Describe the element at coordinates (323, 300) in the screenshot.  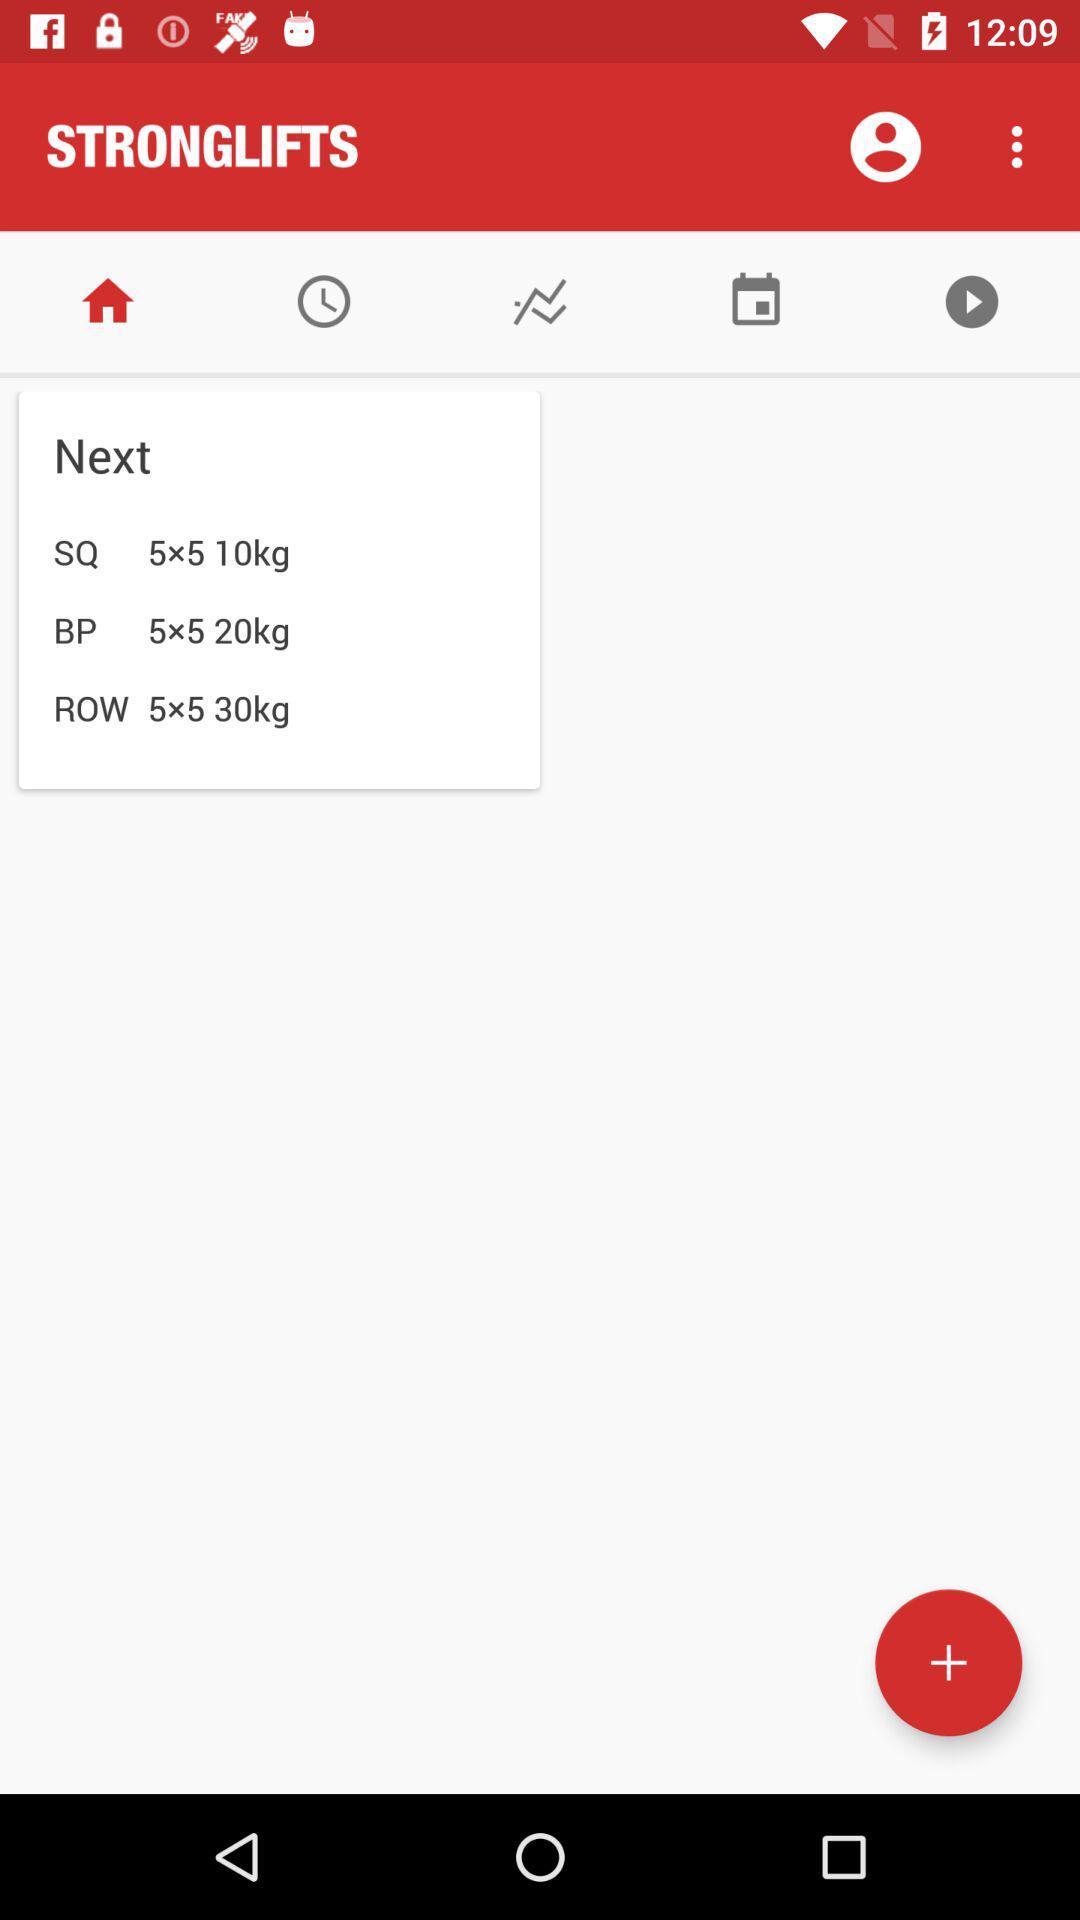
I see `time button` at that location.